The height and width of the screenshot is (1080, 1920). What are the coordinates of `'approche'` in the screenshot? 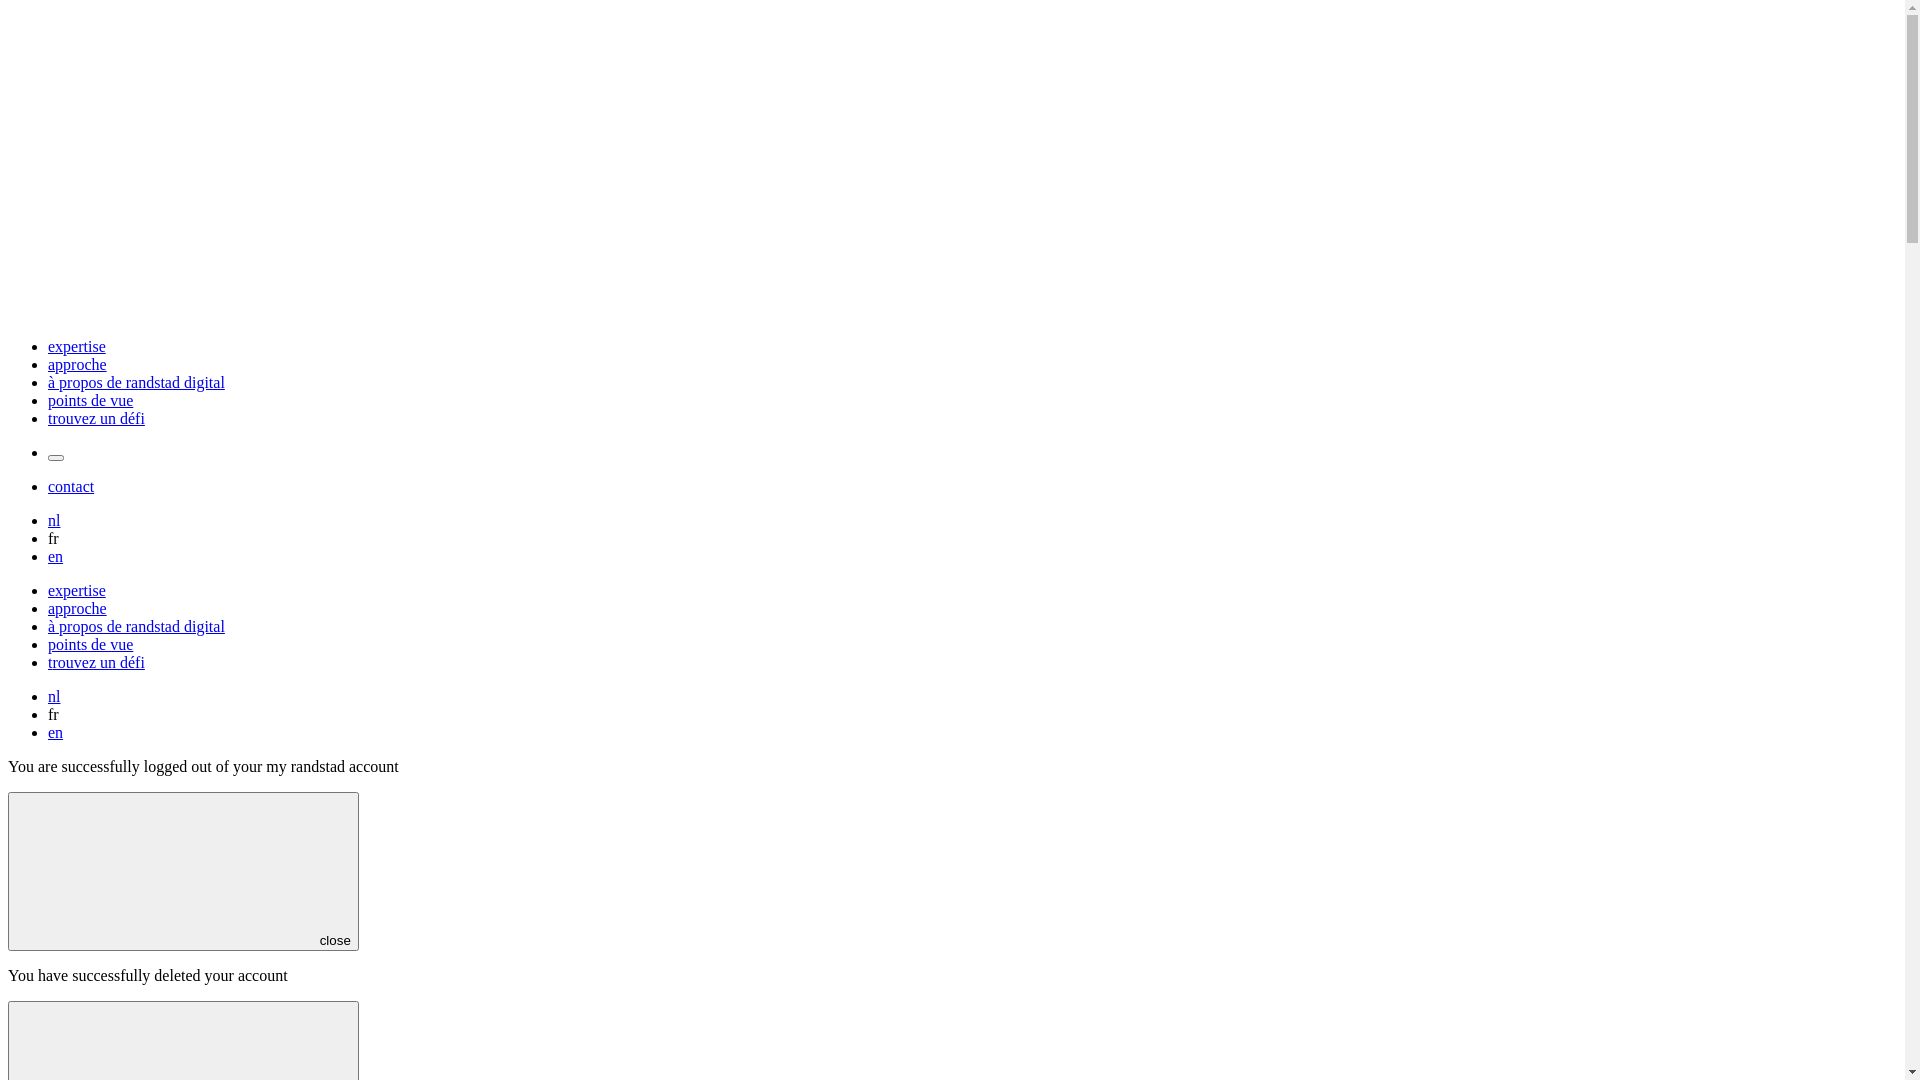 It's located at (48, 364).